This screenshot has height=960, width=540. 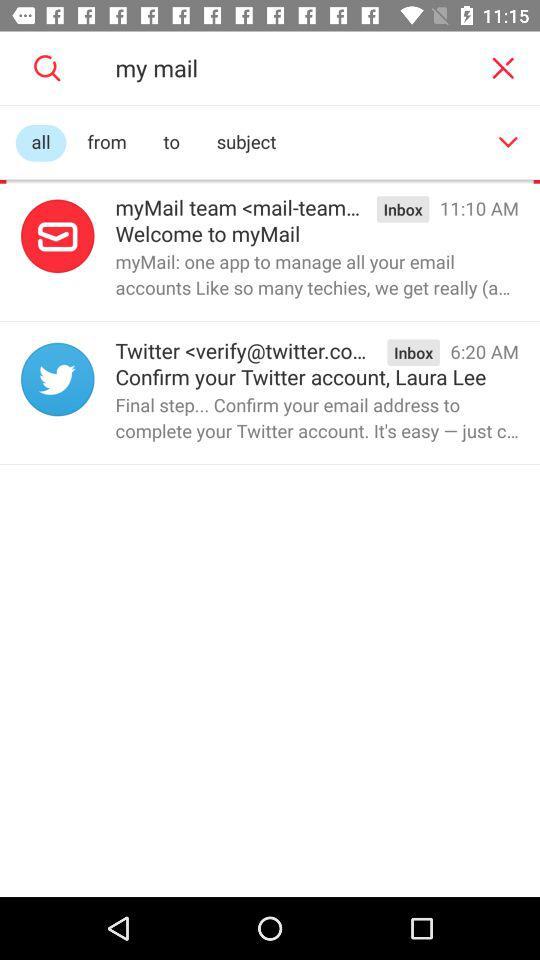 I want to click on the twitter icon, so click(x=57, y=378).